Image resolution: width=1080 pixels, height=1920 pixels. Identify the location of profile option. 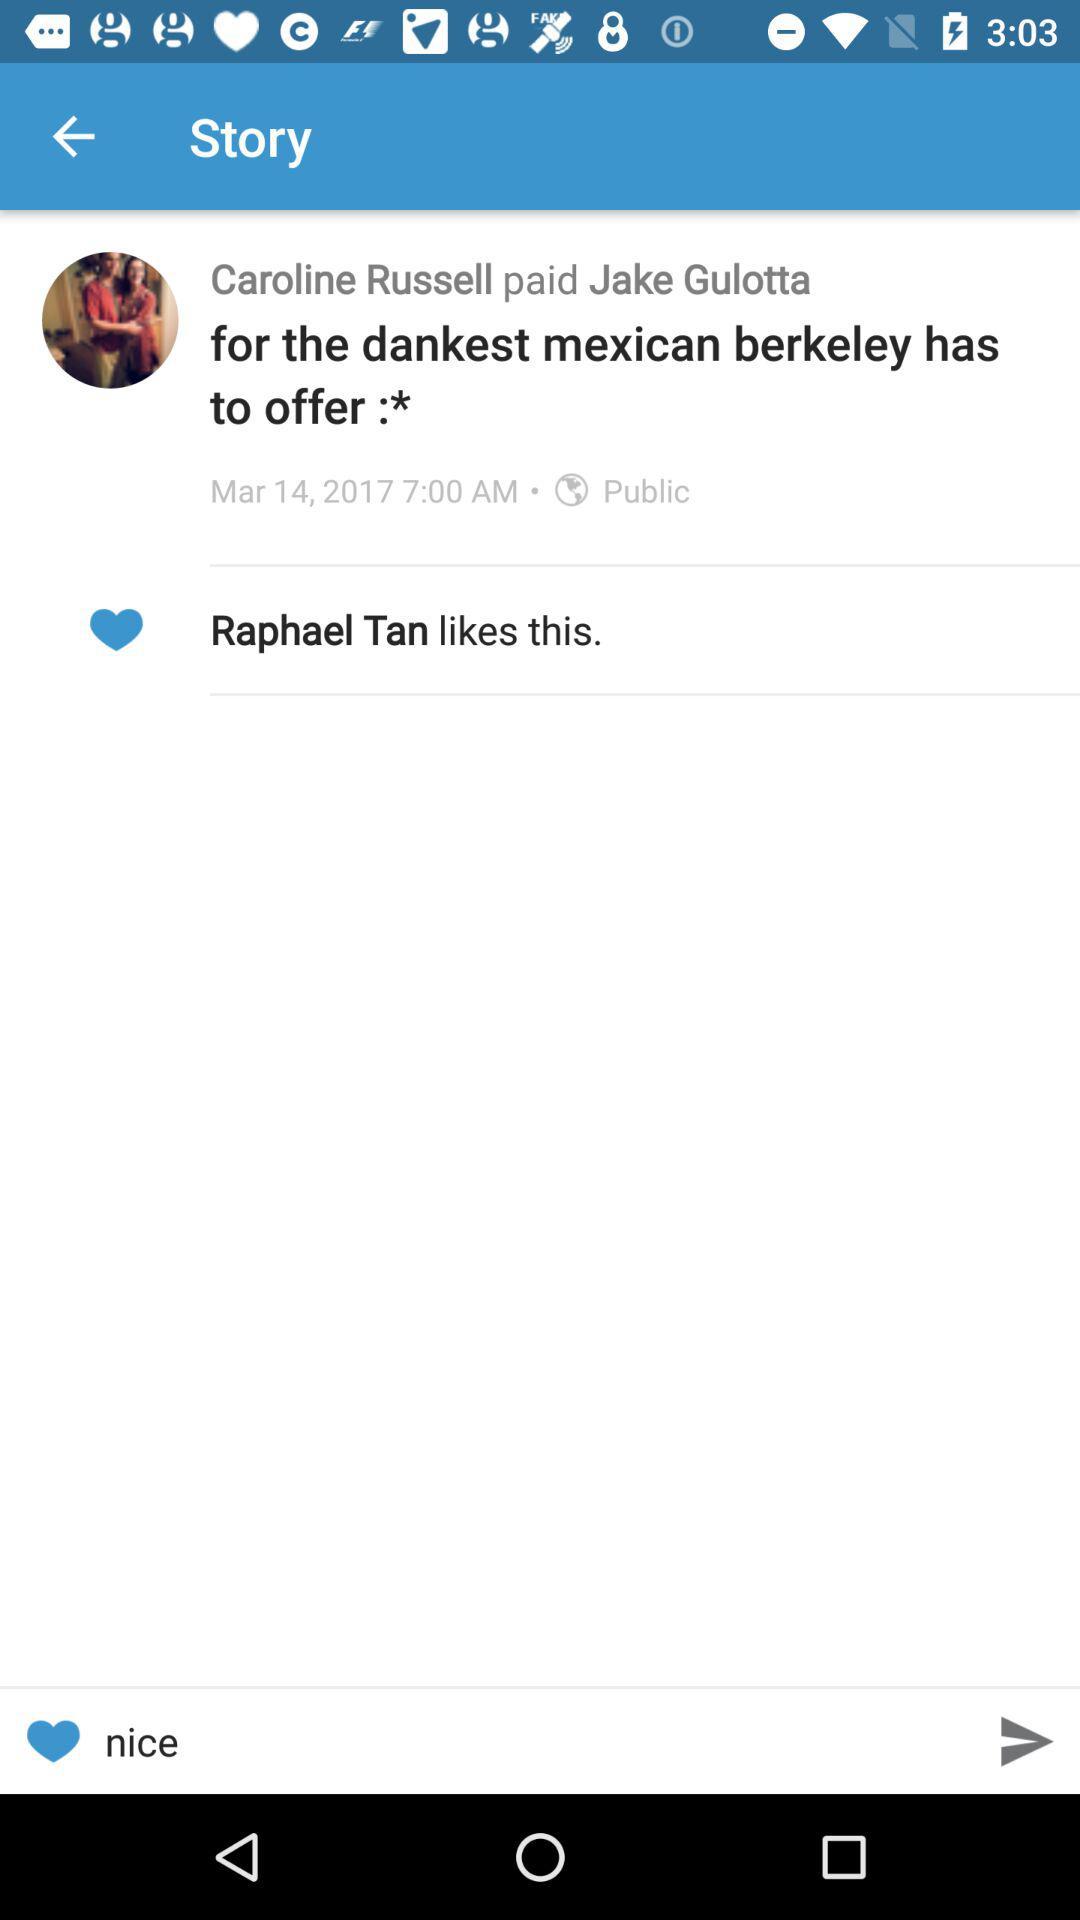
(110, 320).